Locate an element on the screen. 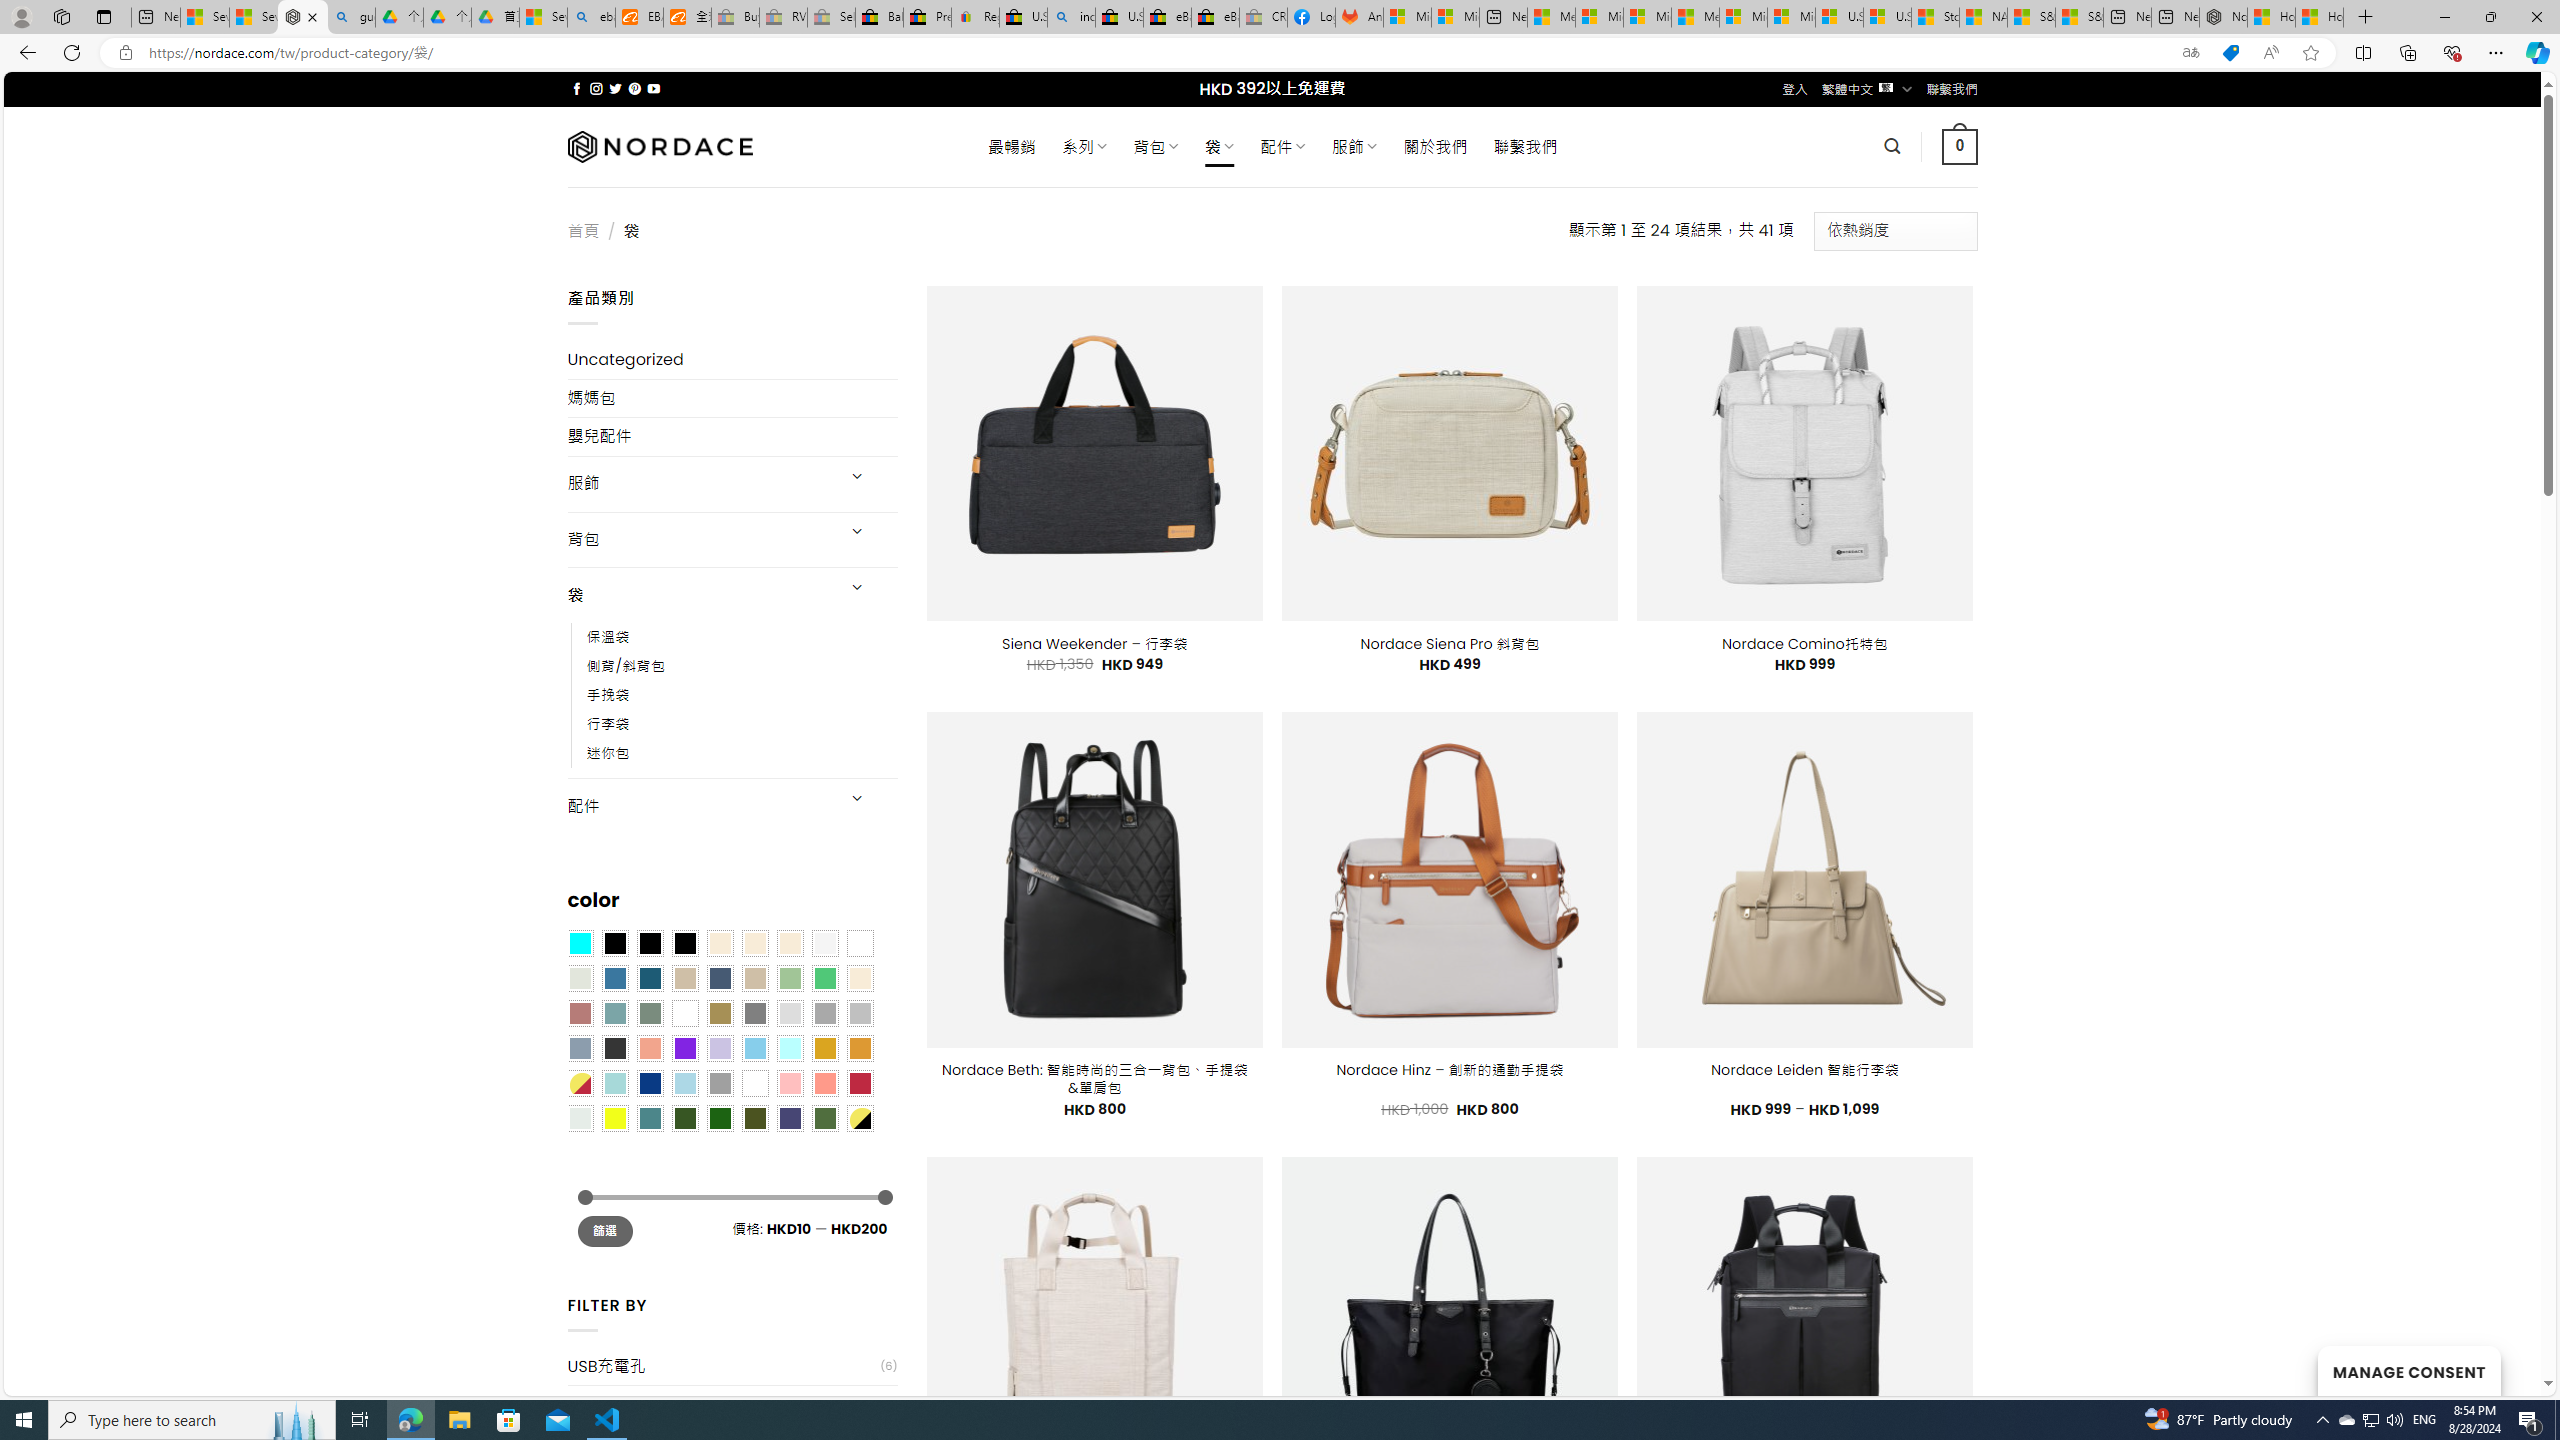 This screenshot has width=2560, height=1440. 'Log into Facebook' is located at coordinates (1312, 16).